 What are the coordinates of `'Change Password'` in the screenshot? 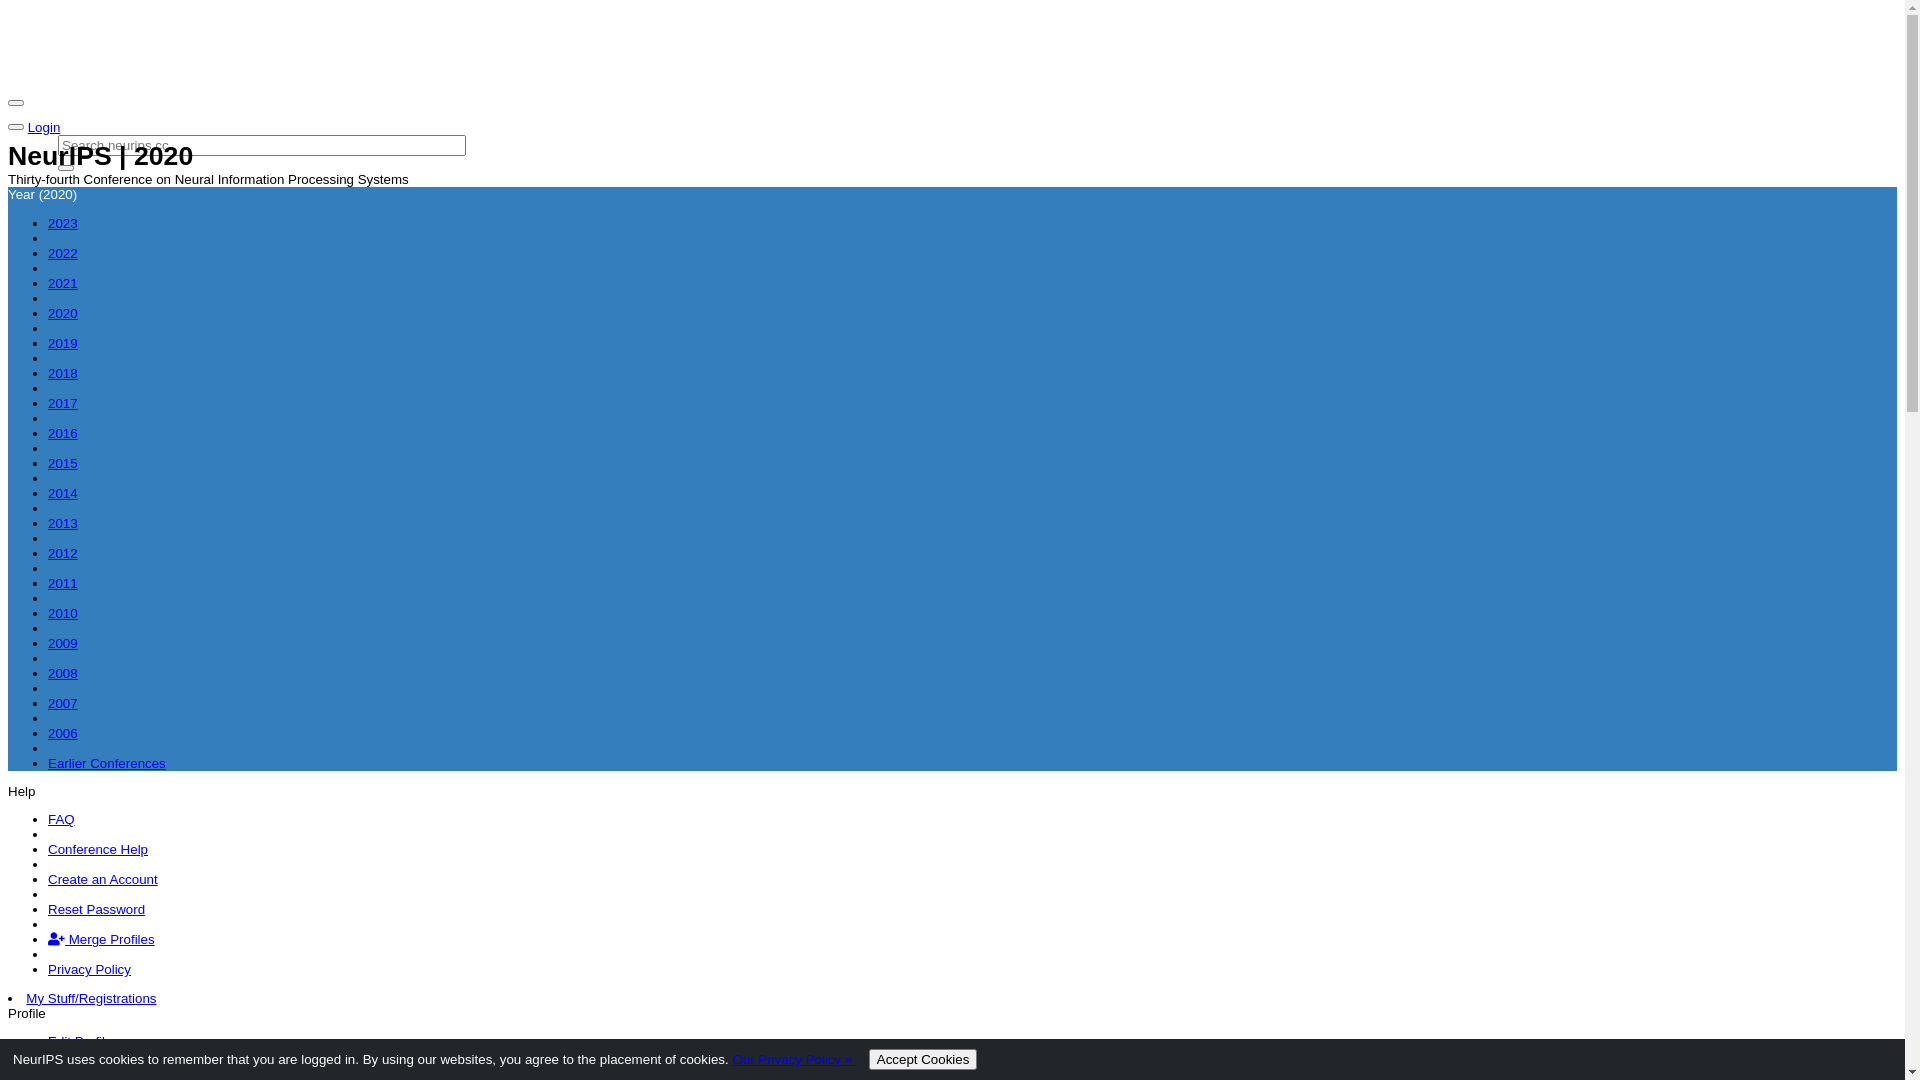 It's located at (101, 1070).